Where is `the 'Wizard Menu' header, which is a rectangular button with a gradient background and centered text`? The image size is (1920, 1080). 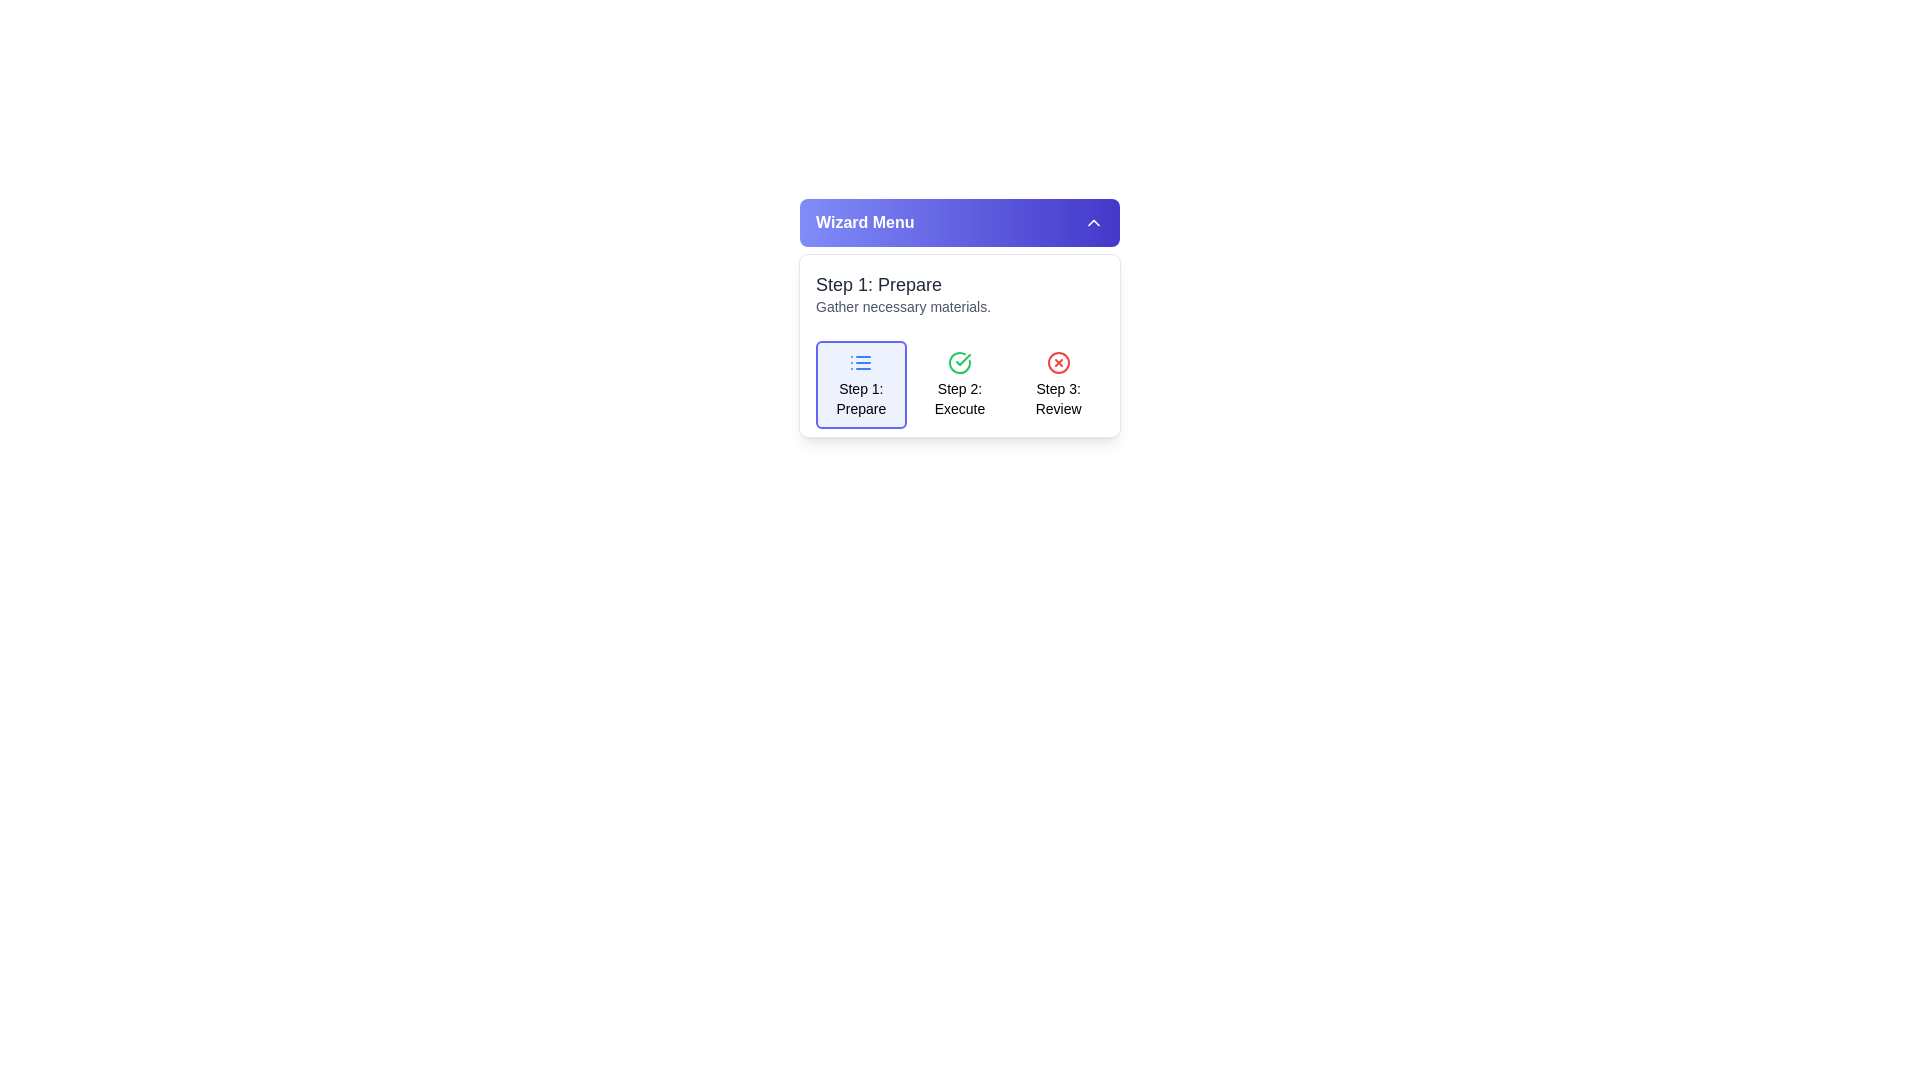
the 'Wizard Menu' header, which is a rectangular button with a gradient background and centered text is located at coordinates (960, 223).